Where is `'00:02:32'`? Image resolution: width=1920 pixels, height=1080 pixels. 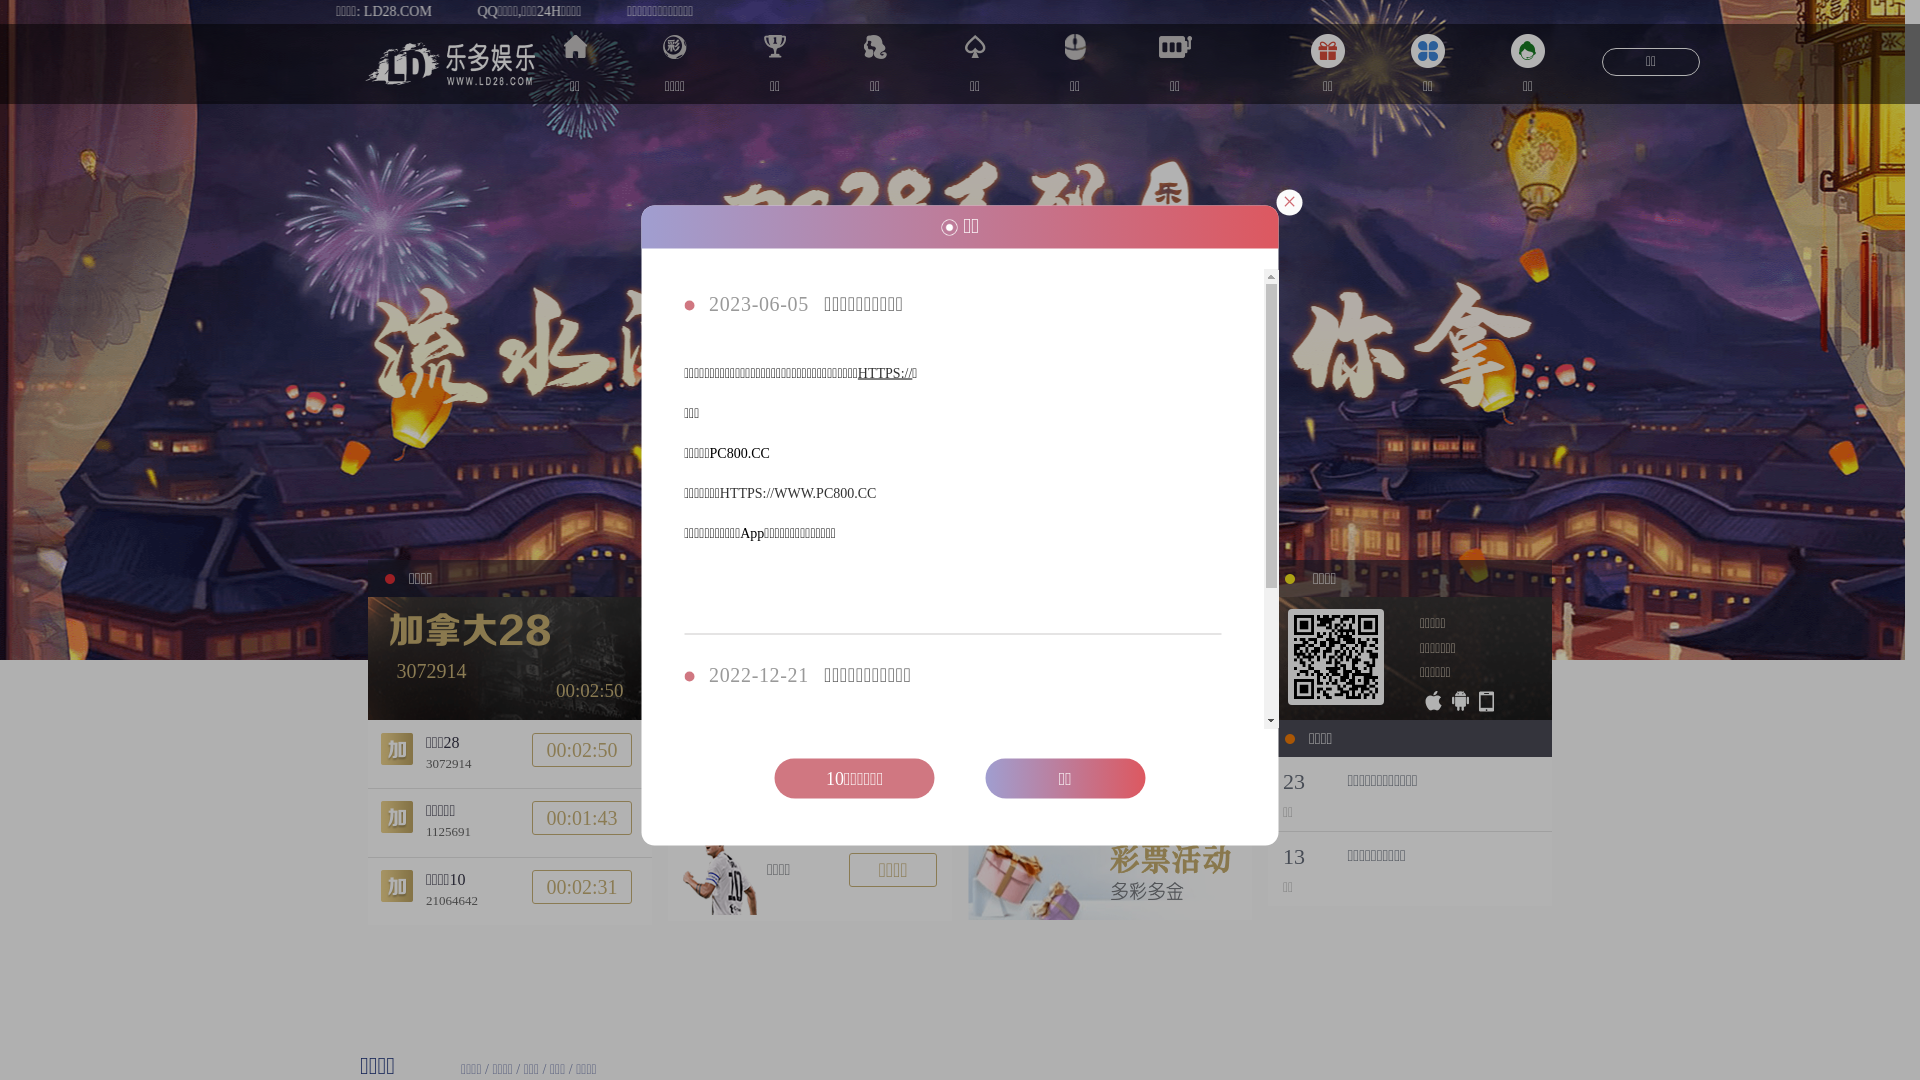
'00:02:32' is located at coordinates (580, 886).